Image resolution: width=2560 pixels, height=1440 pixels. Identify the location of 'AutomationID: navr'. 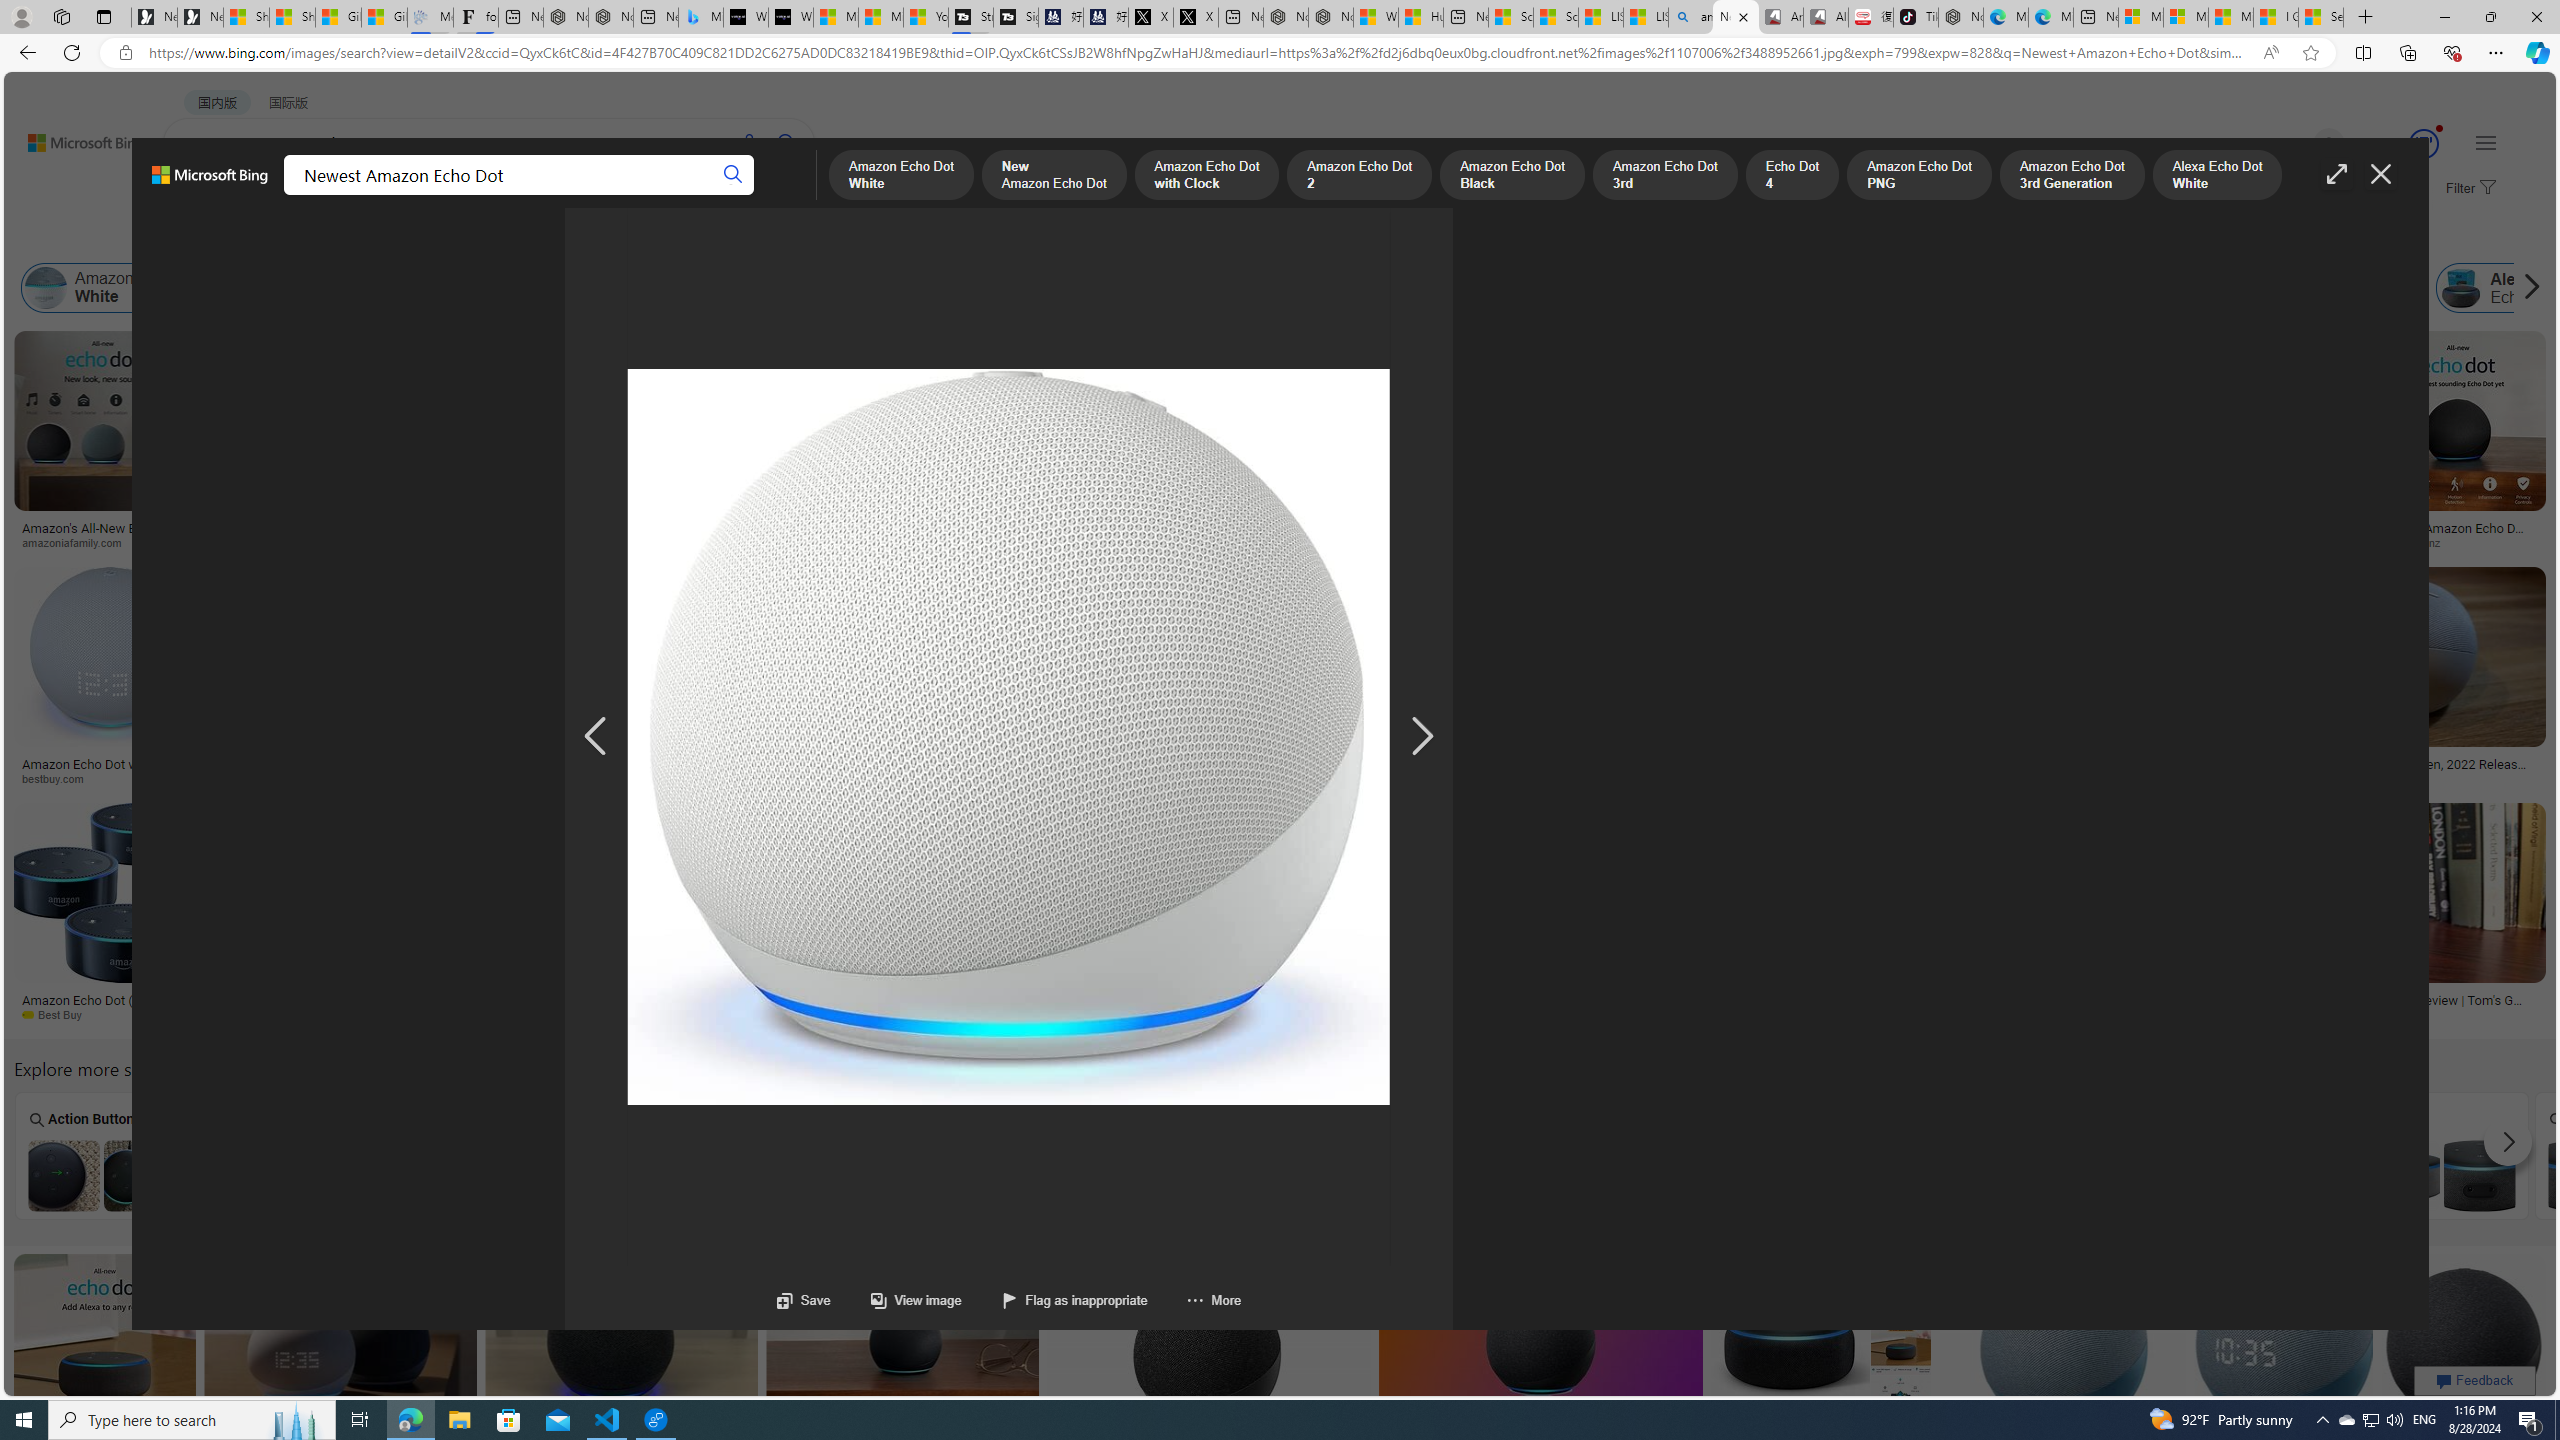
(1422, 736).